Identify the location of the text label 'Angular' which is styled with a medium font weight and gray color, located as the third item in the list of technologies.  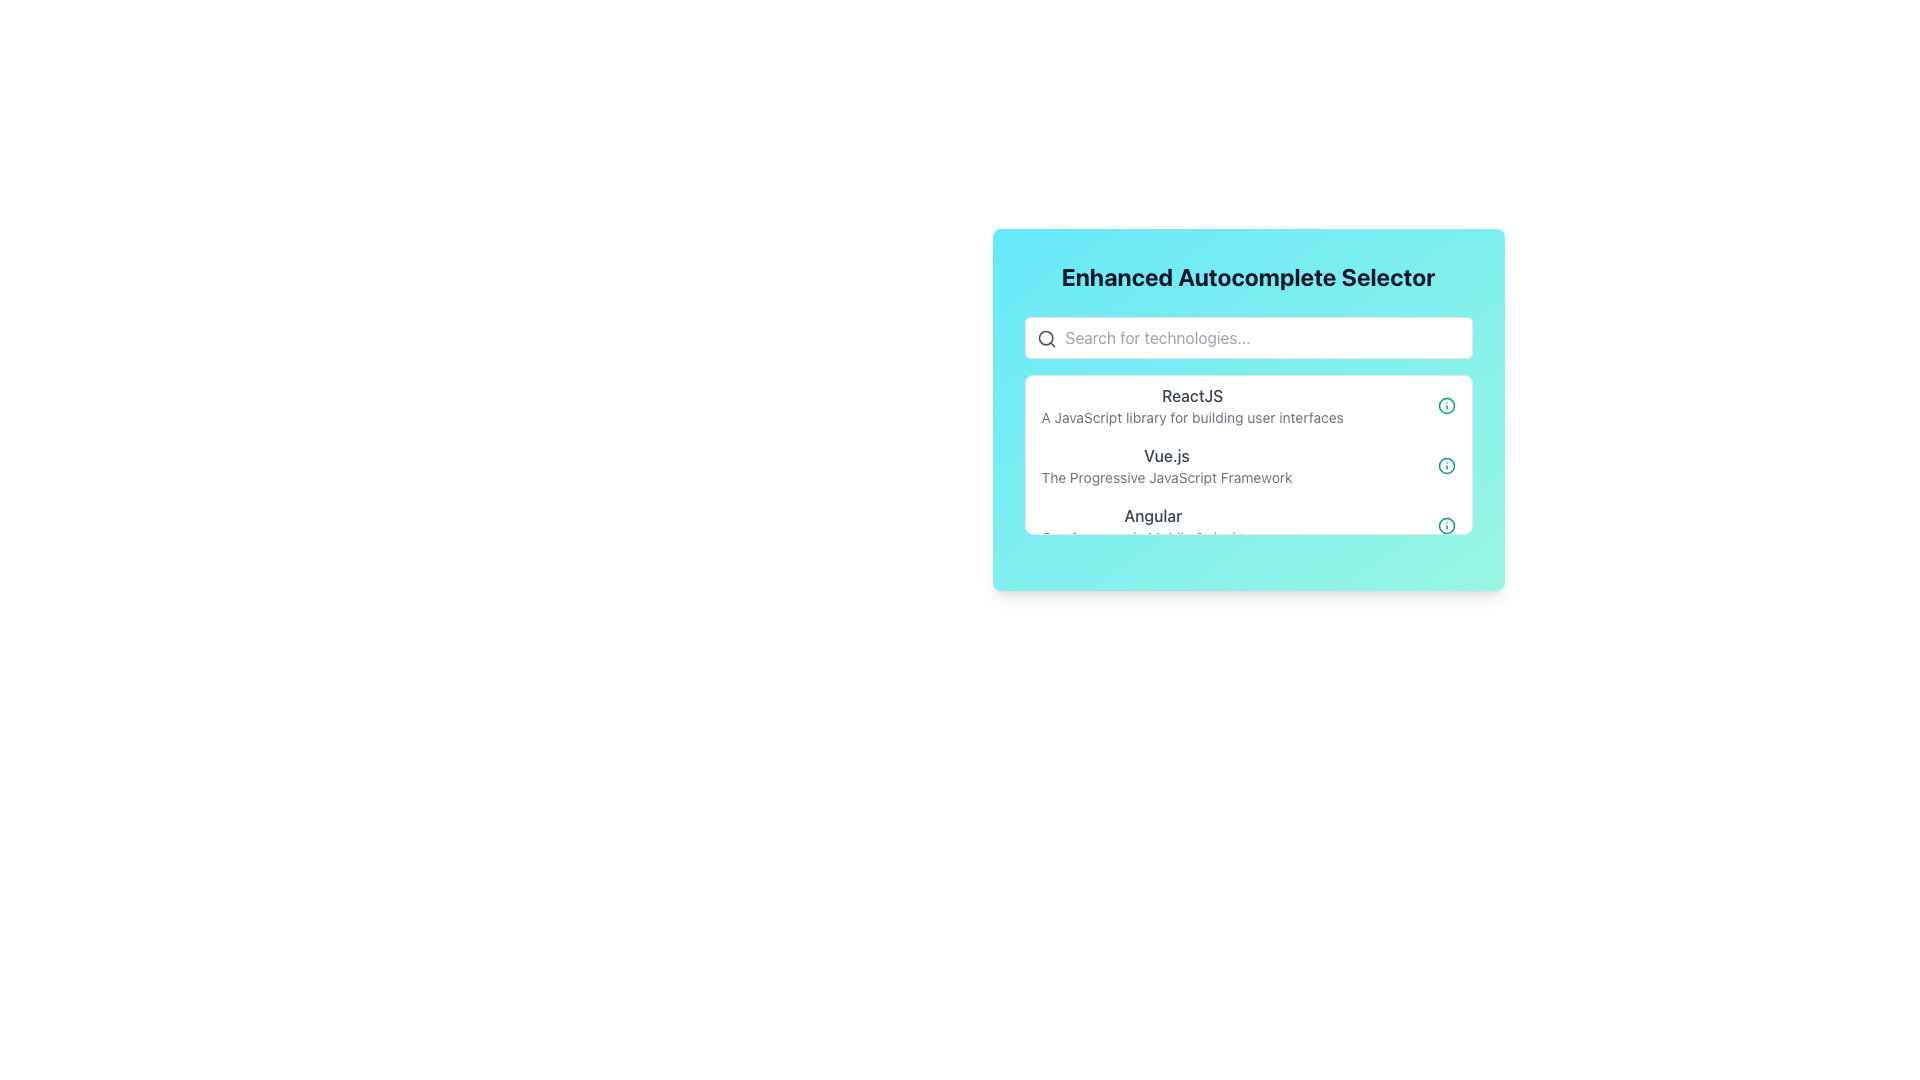
(1153, 515).